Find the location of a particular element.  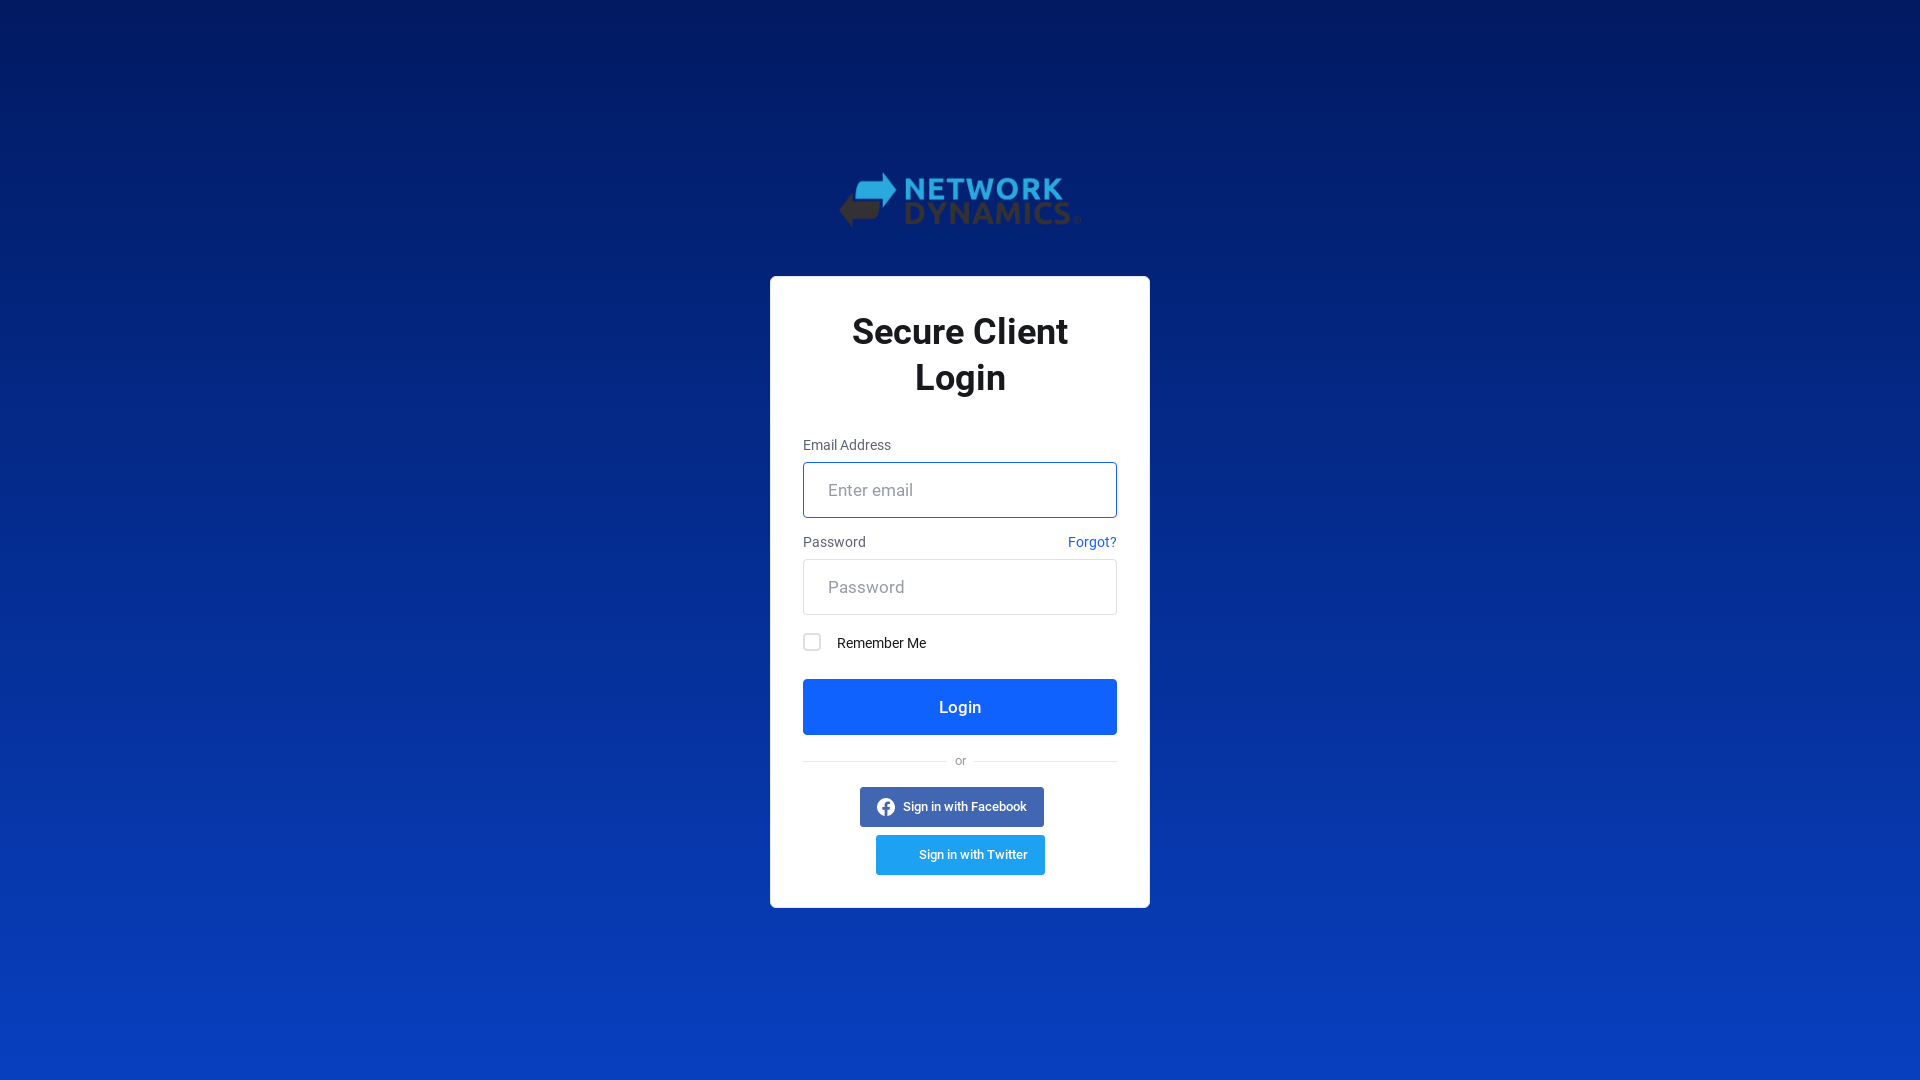

'Forgot?' is located at coordinates (1091, 544).